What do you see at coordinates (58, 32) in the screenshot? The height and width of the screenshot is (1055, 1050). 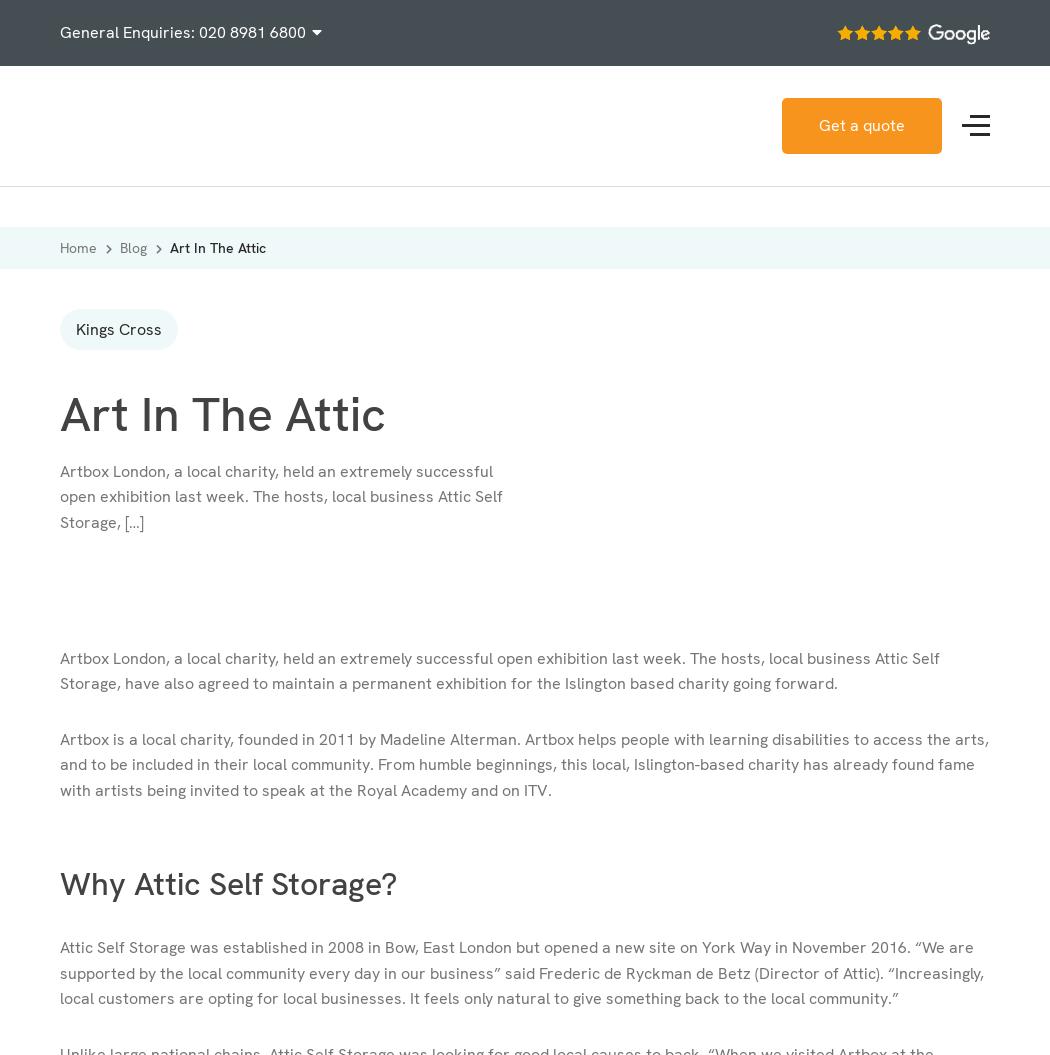 I see `'General Enquiries:
020 8981 6800'` at bounding box center [58, 32].